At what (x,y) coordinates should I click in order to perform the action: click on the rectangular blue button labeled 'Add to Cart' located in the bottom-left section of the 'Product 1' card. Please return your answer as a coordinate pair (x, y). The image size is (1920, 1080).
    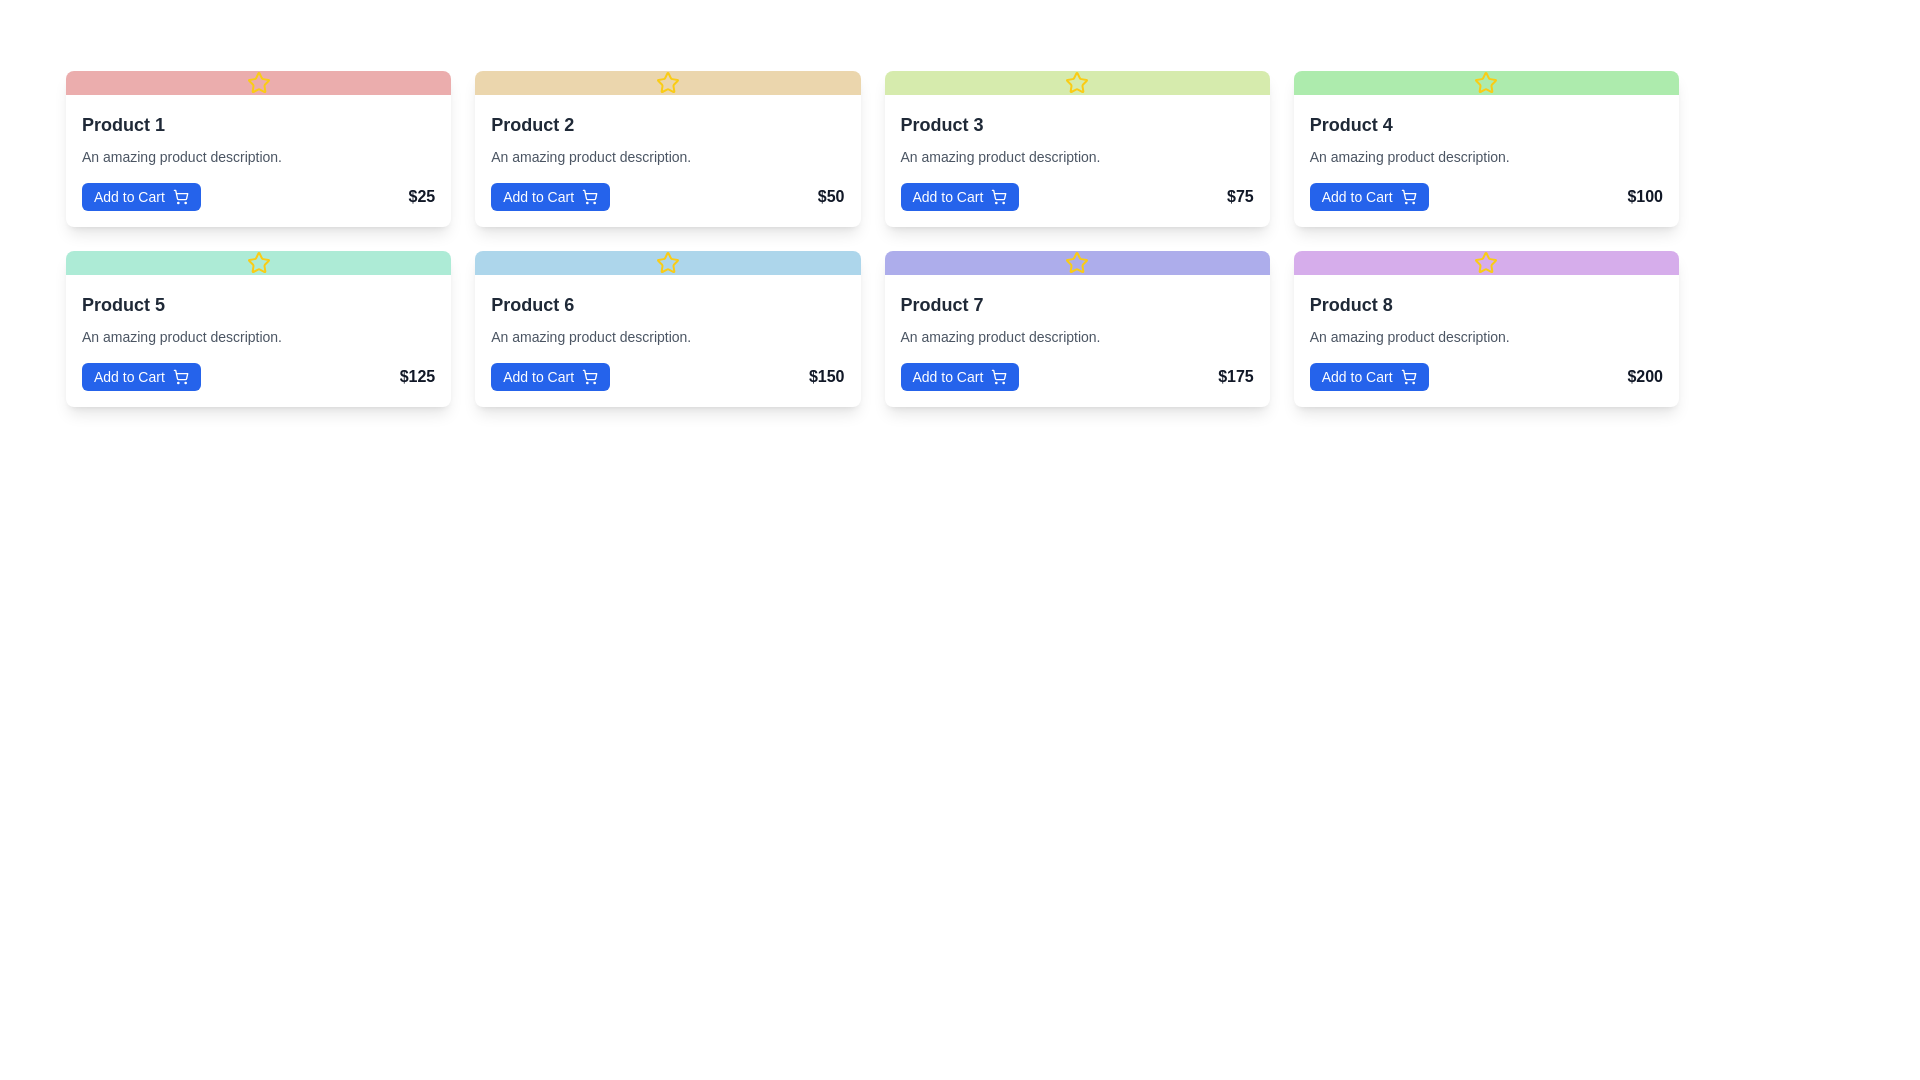
    Looking at the image, I should click on (140, 196).